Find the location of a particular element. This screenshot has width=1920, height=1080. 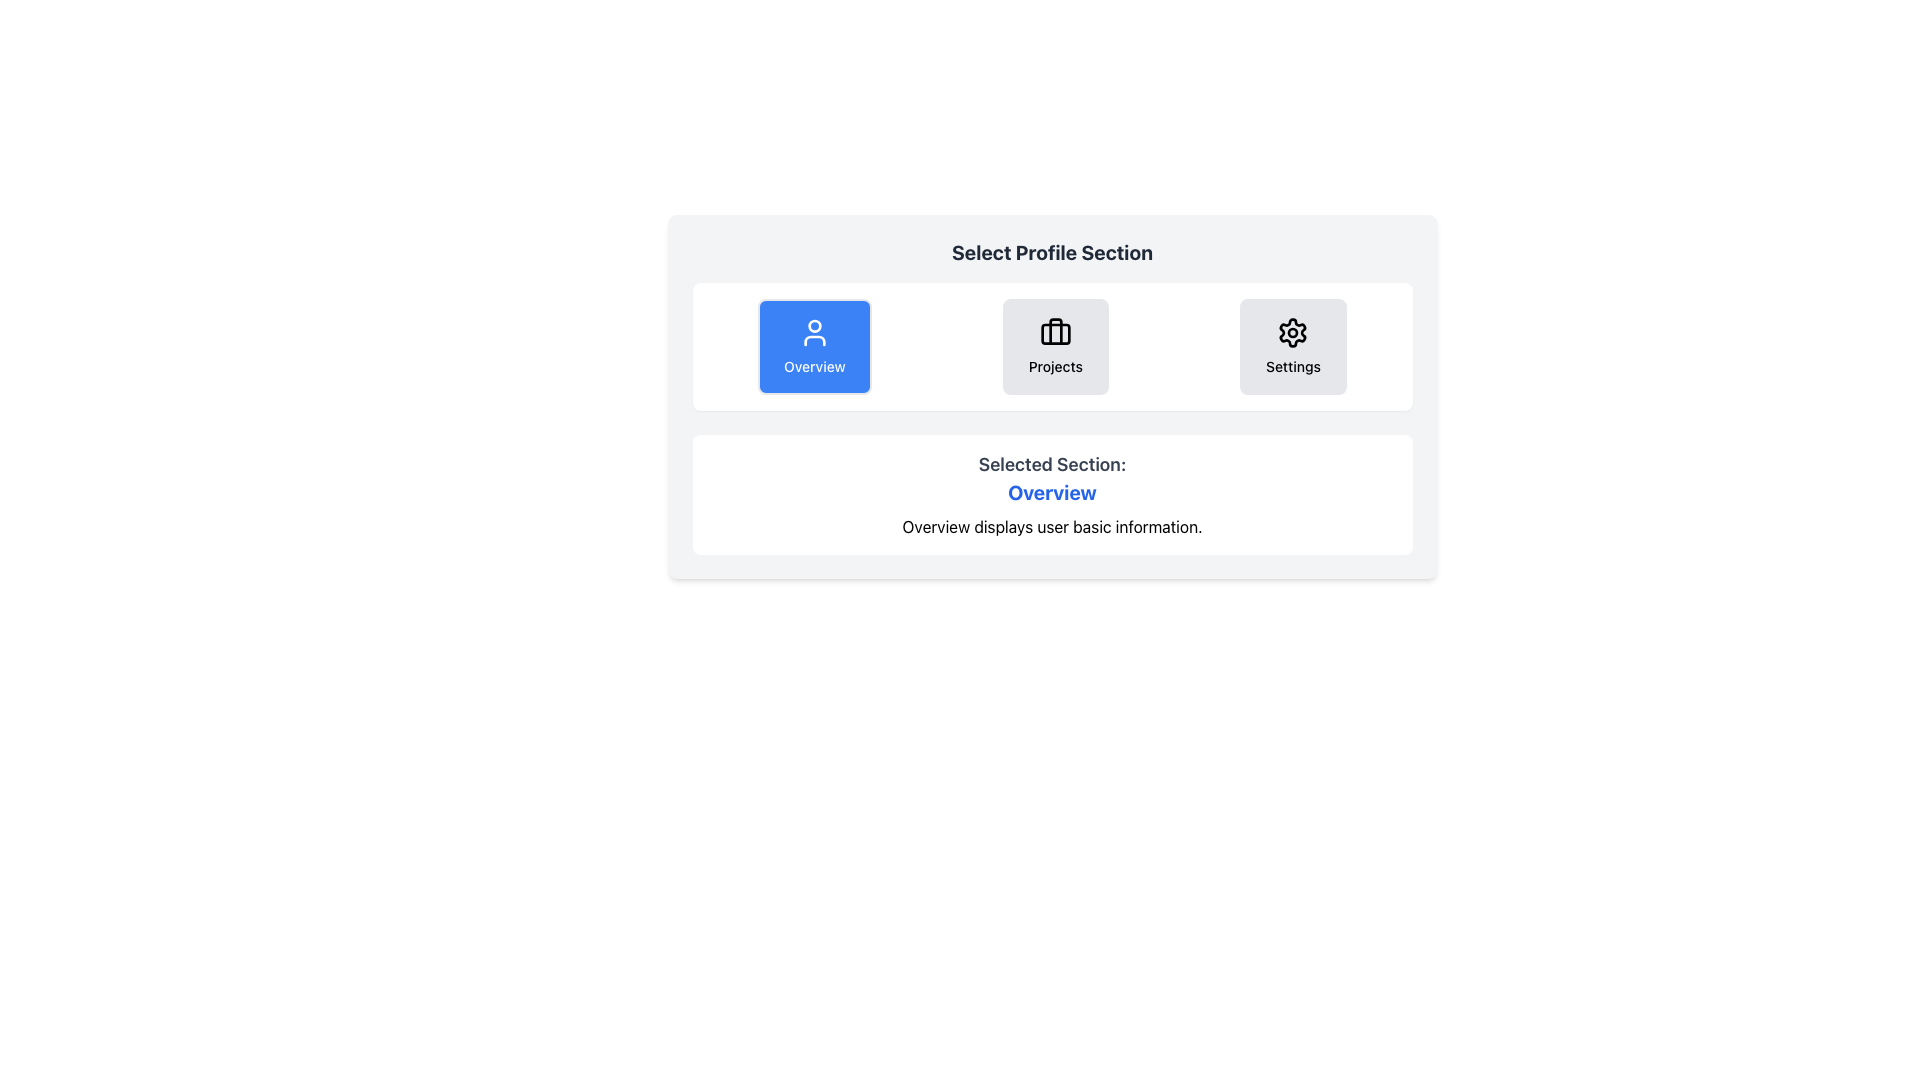

the Informational display section that contains the text 'Selected Section:', 'Overview', and 'Overview displays user basic information.' is located at coordinates (1051, 494).